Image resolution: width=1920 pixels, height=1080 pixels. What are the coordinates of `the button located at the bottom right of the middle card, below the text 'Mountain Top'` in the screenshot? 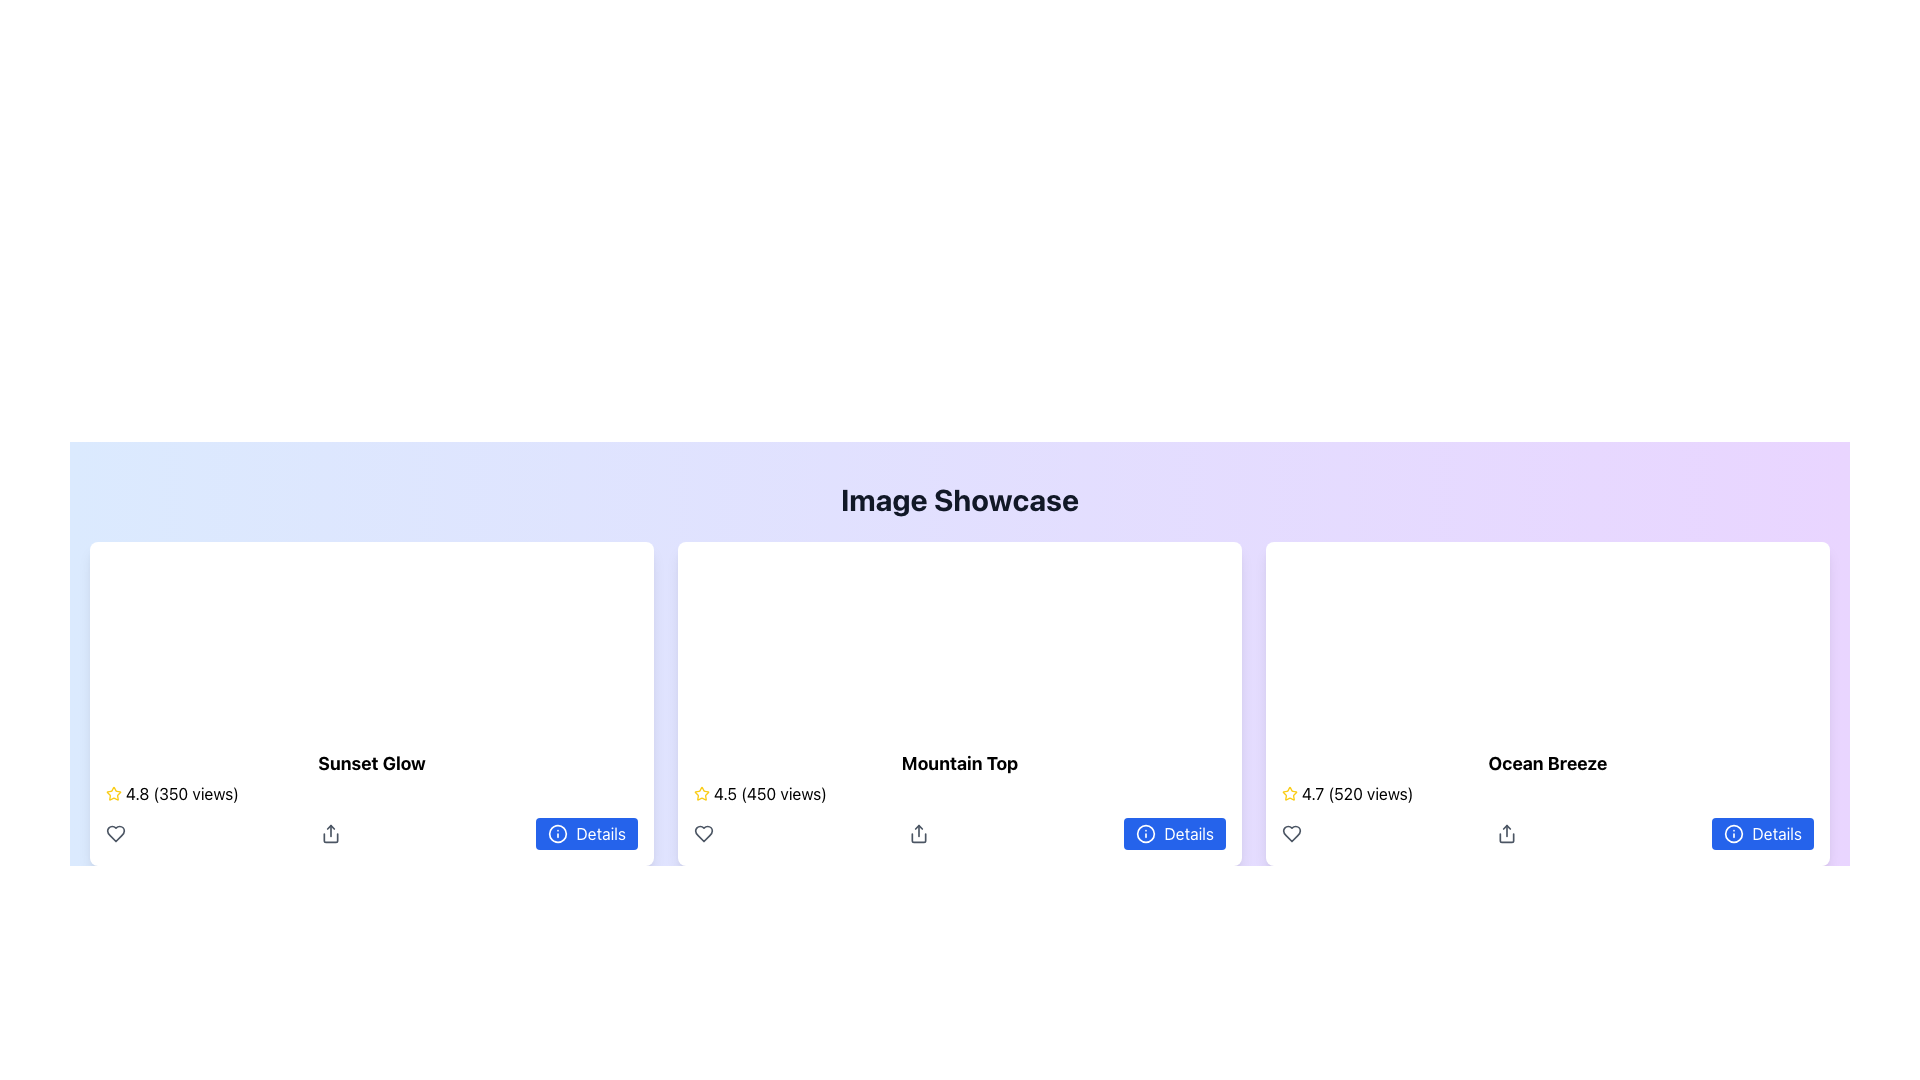 It's located at (1175, 833).